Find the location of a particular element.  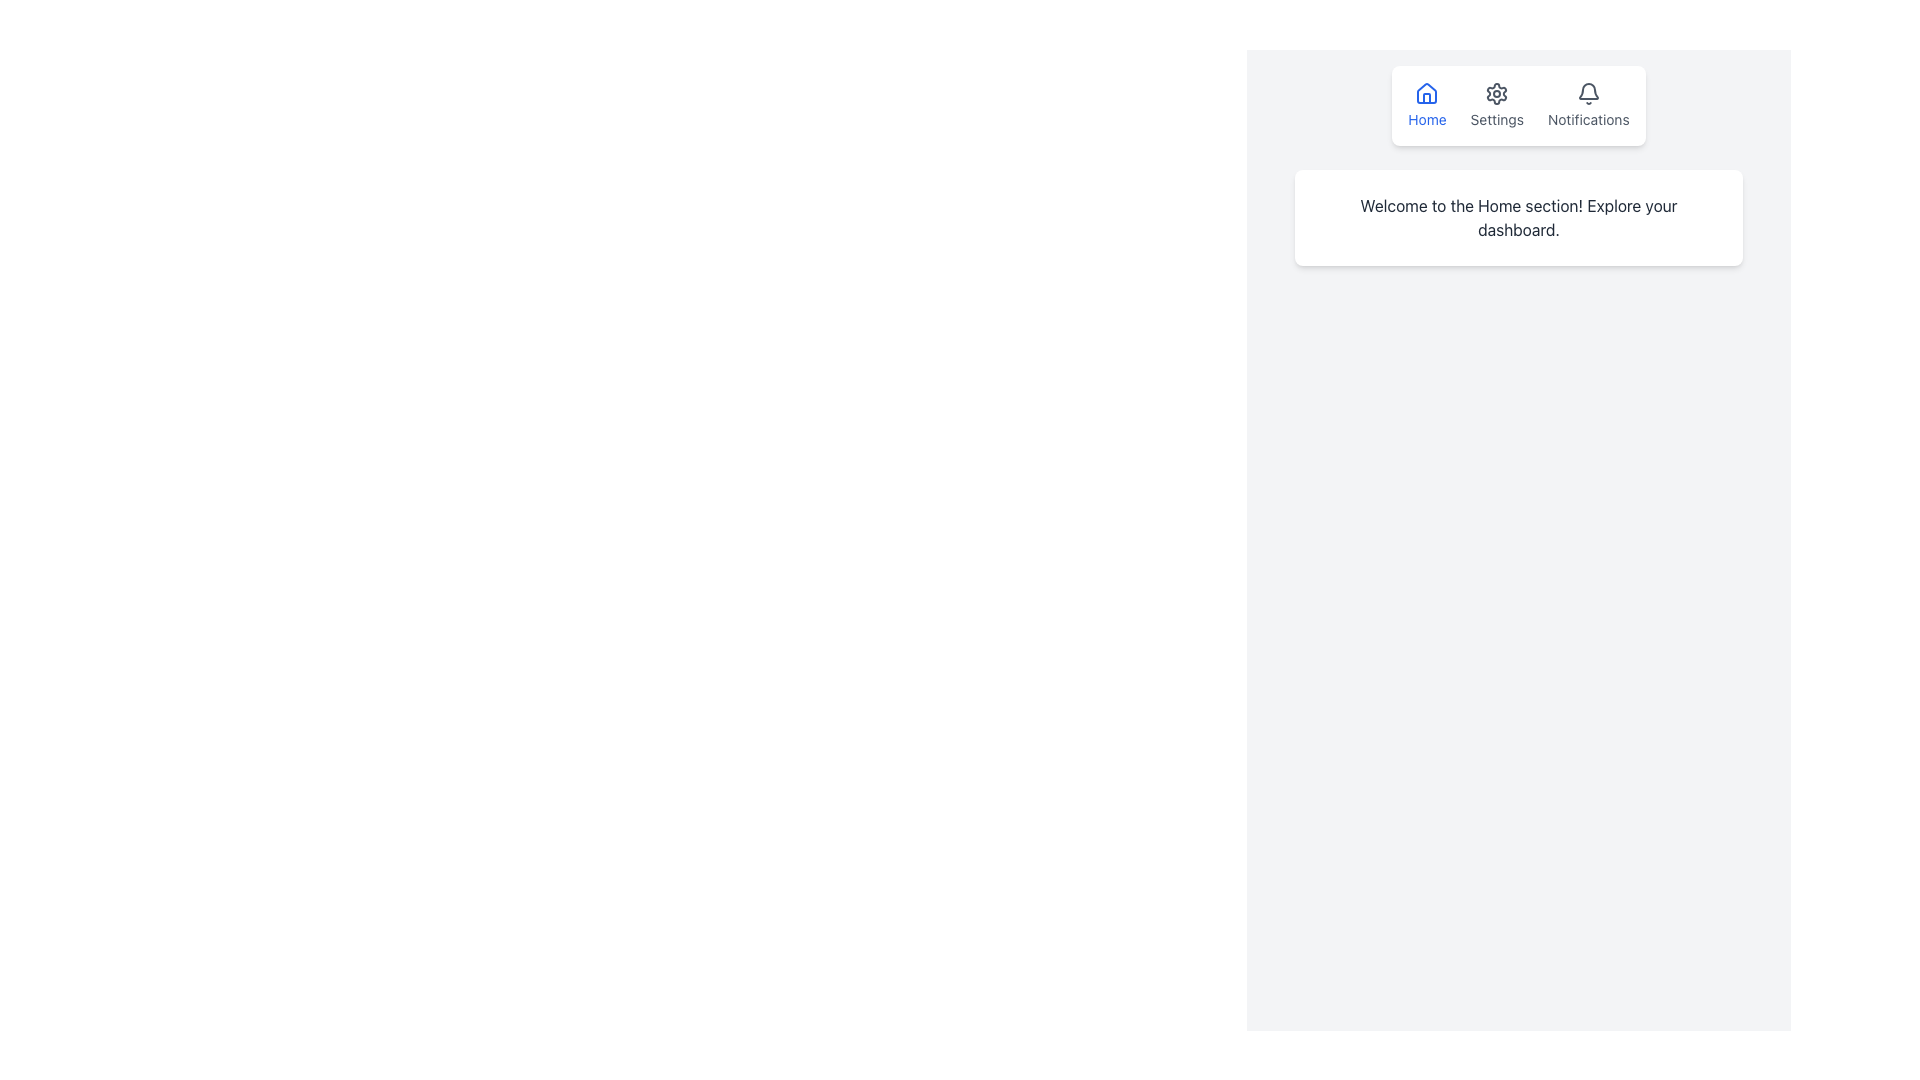

the text label that indicates the Notifications section, positioned below the bell icon is located at coordinates (1587, 119).